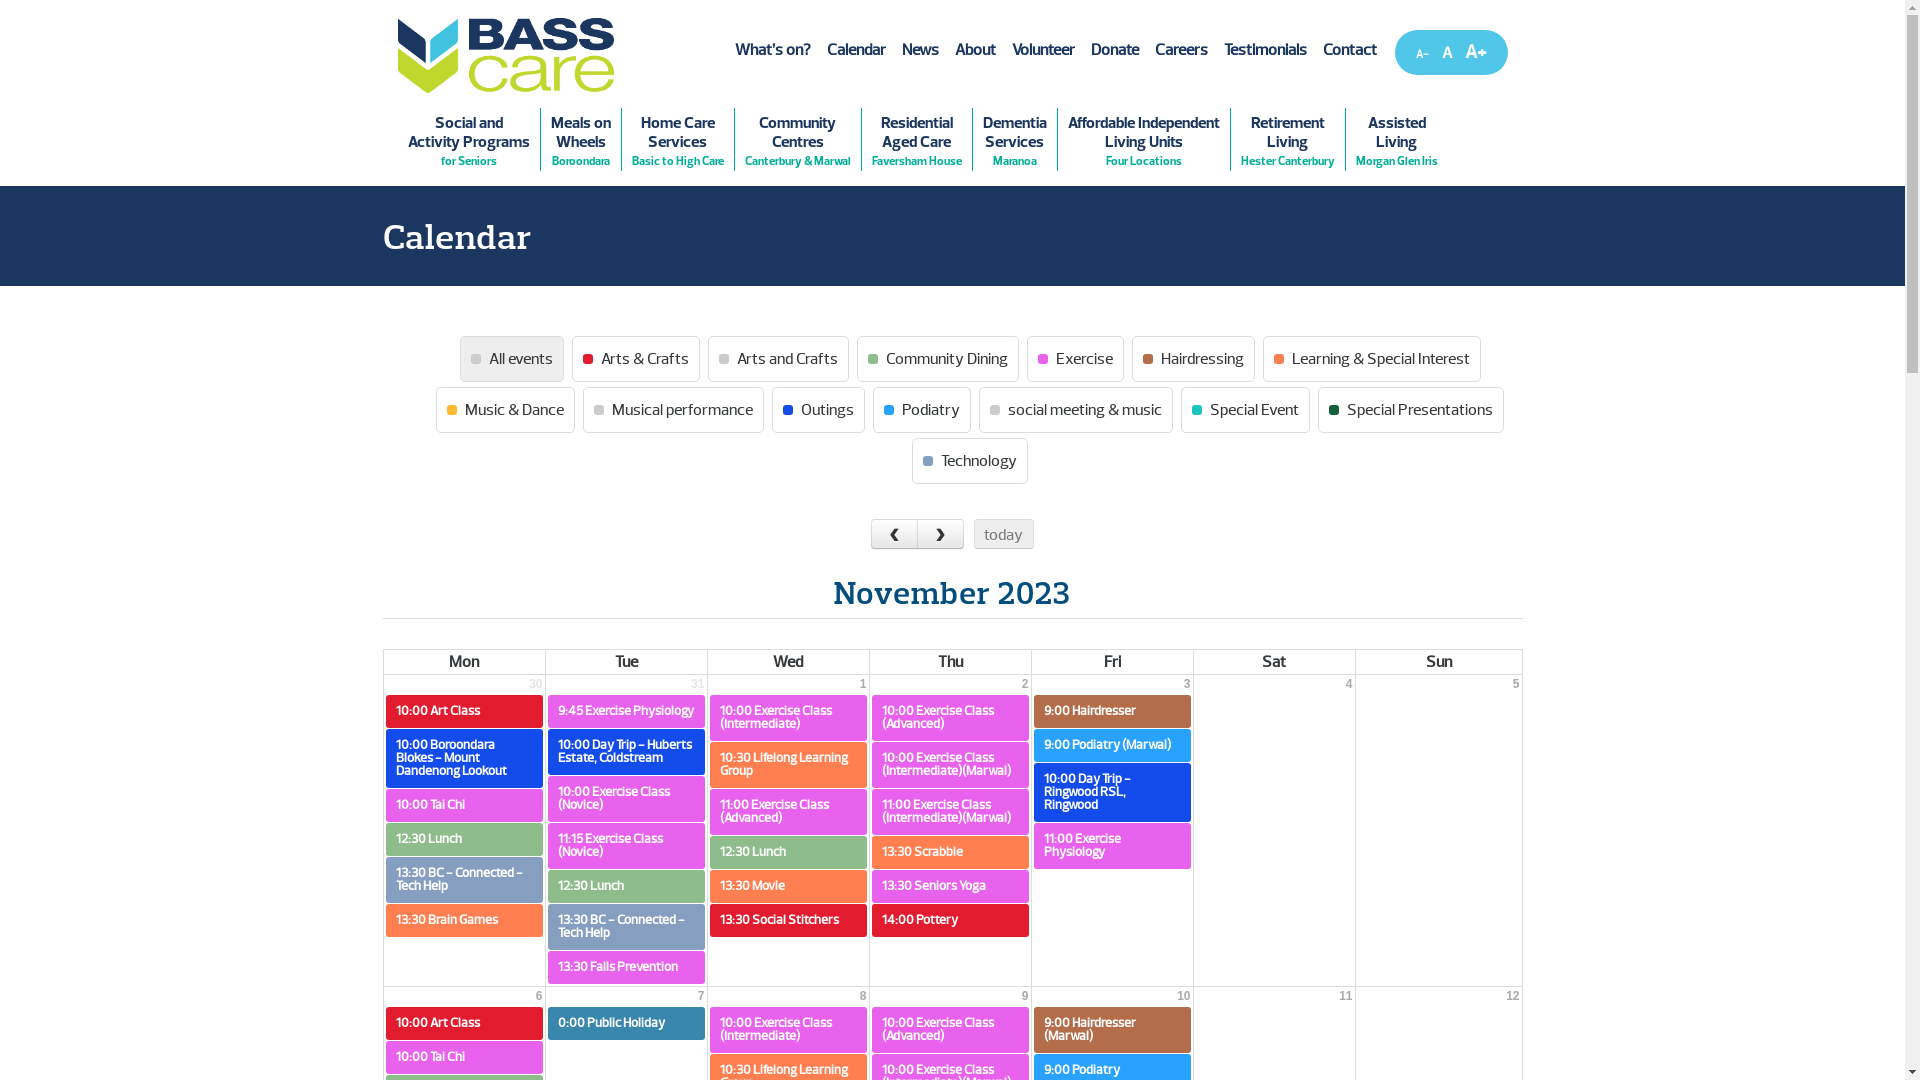  I want to click on 'Residential, so click(915, 138).